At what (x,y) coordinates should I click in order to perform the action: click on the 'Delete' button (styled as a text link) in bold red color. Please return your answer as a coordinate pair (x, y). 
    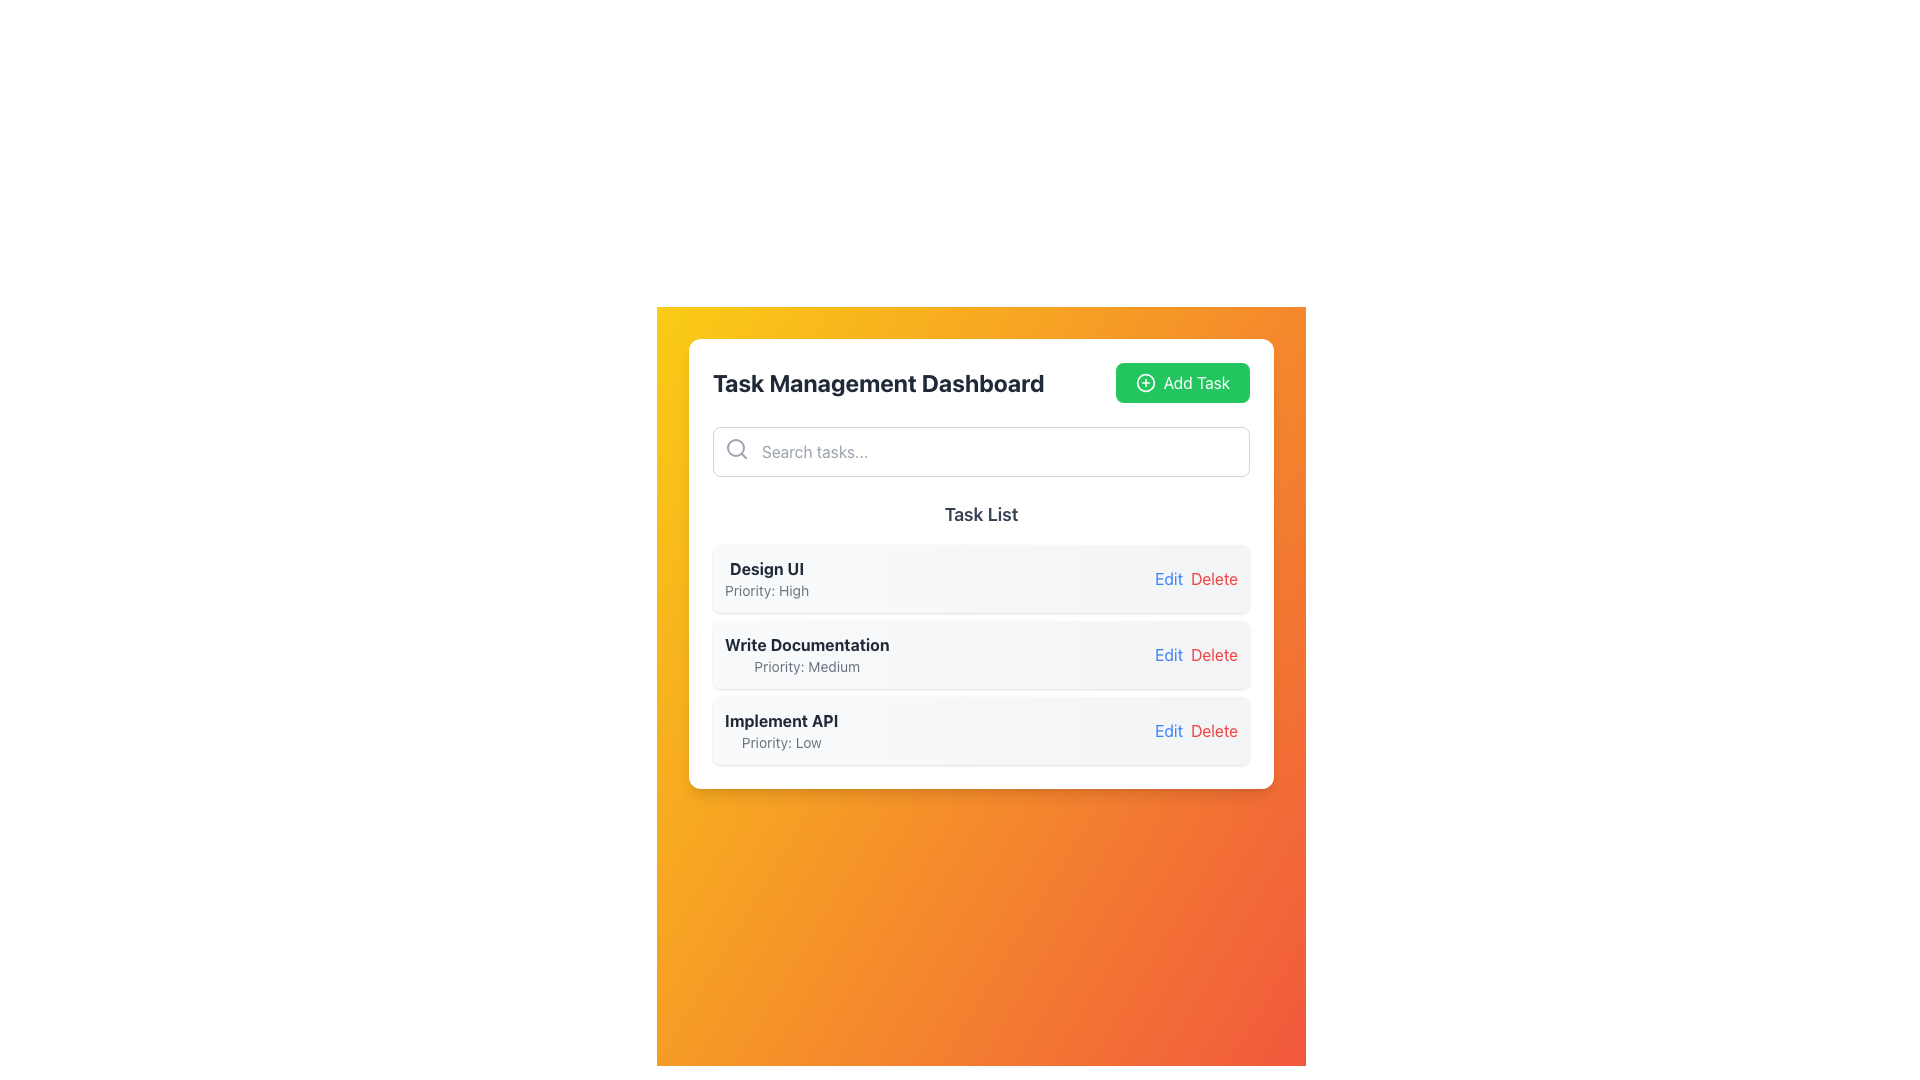
    Looking at the image, I should click on (1213, 578).